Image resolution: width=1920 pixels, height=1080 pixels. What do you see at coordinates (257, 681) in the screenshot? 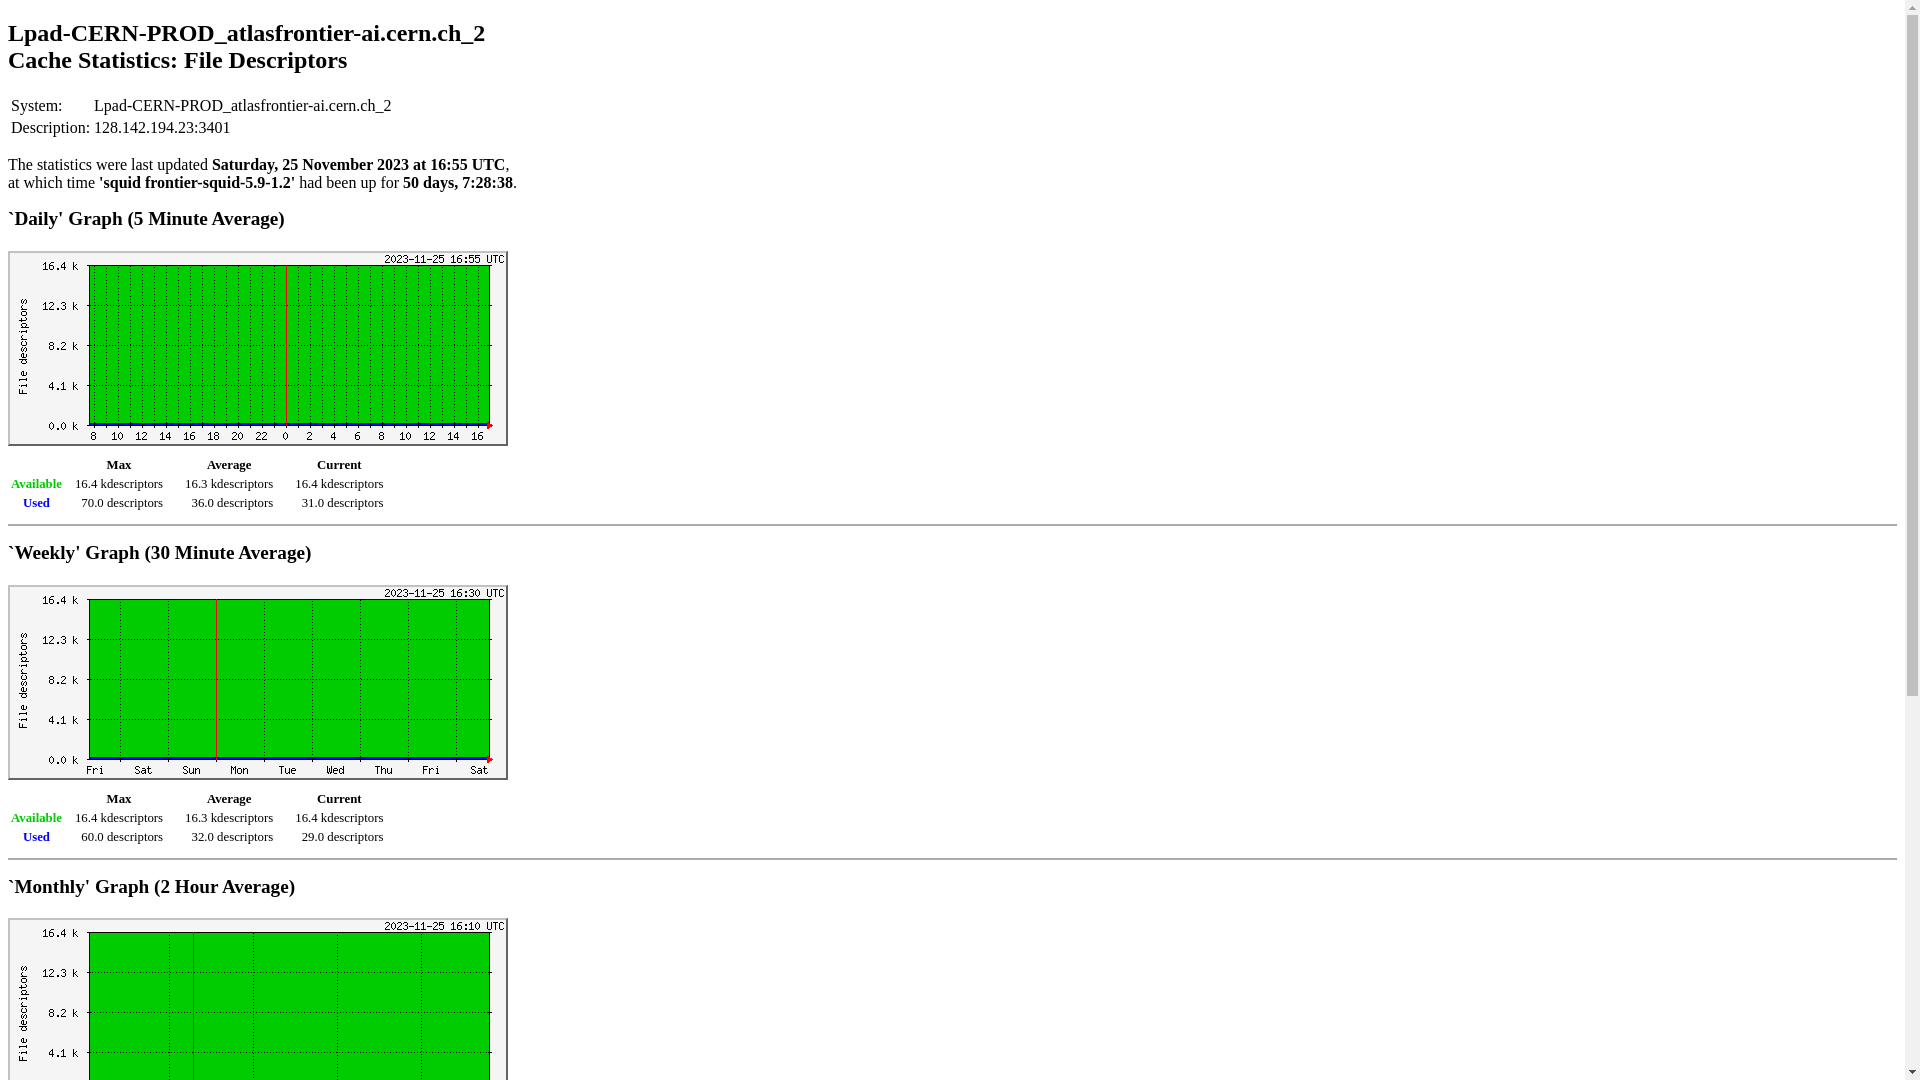
I see `'week'` at bounding box center [257, 681].